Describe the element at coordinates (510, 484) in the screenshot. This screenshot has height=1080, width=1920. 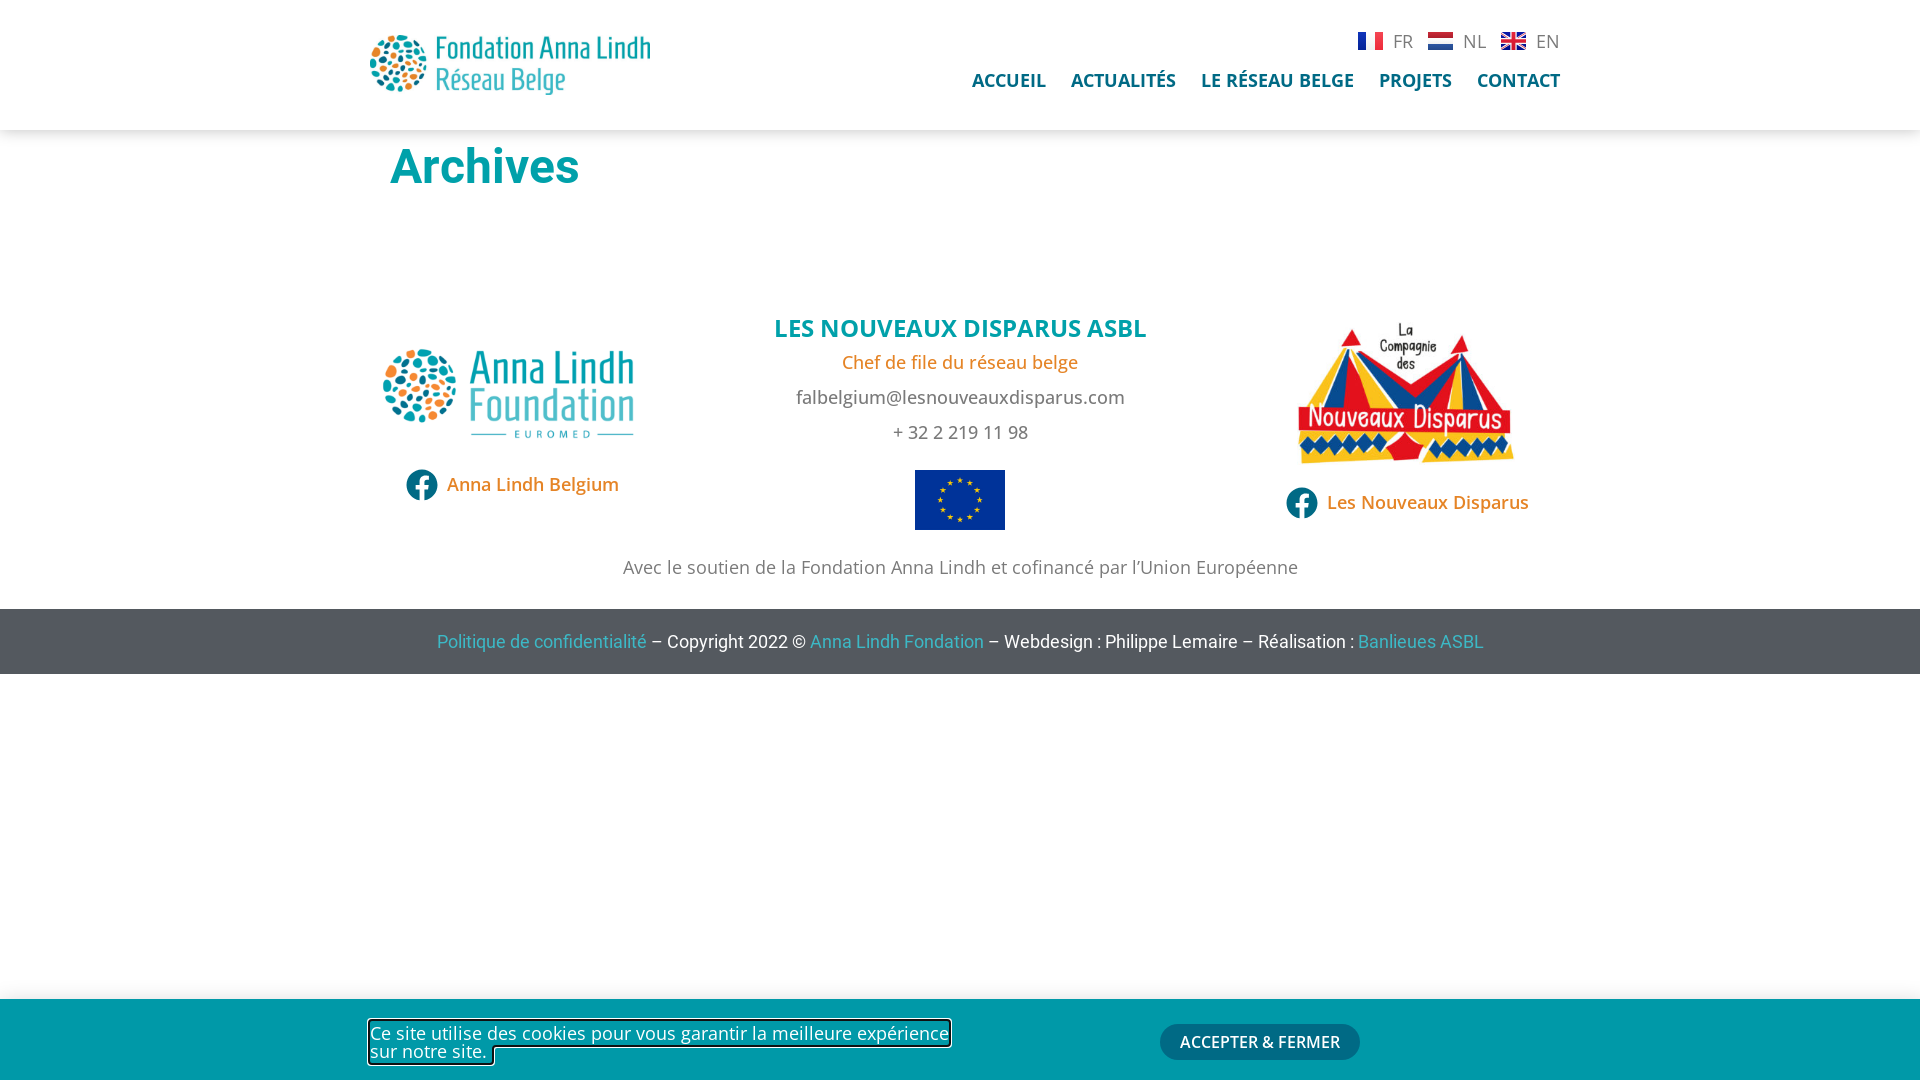
I see `'Anna Lindh Belgium'` at that location.